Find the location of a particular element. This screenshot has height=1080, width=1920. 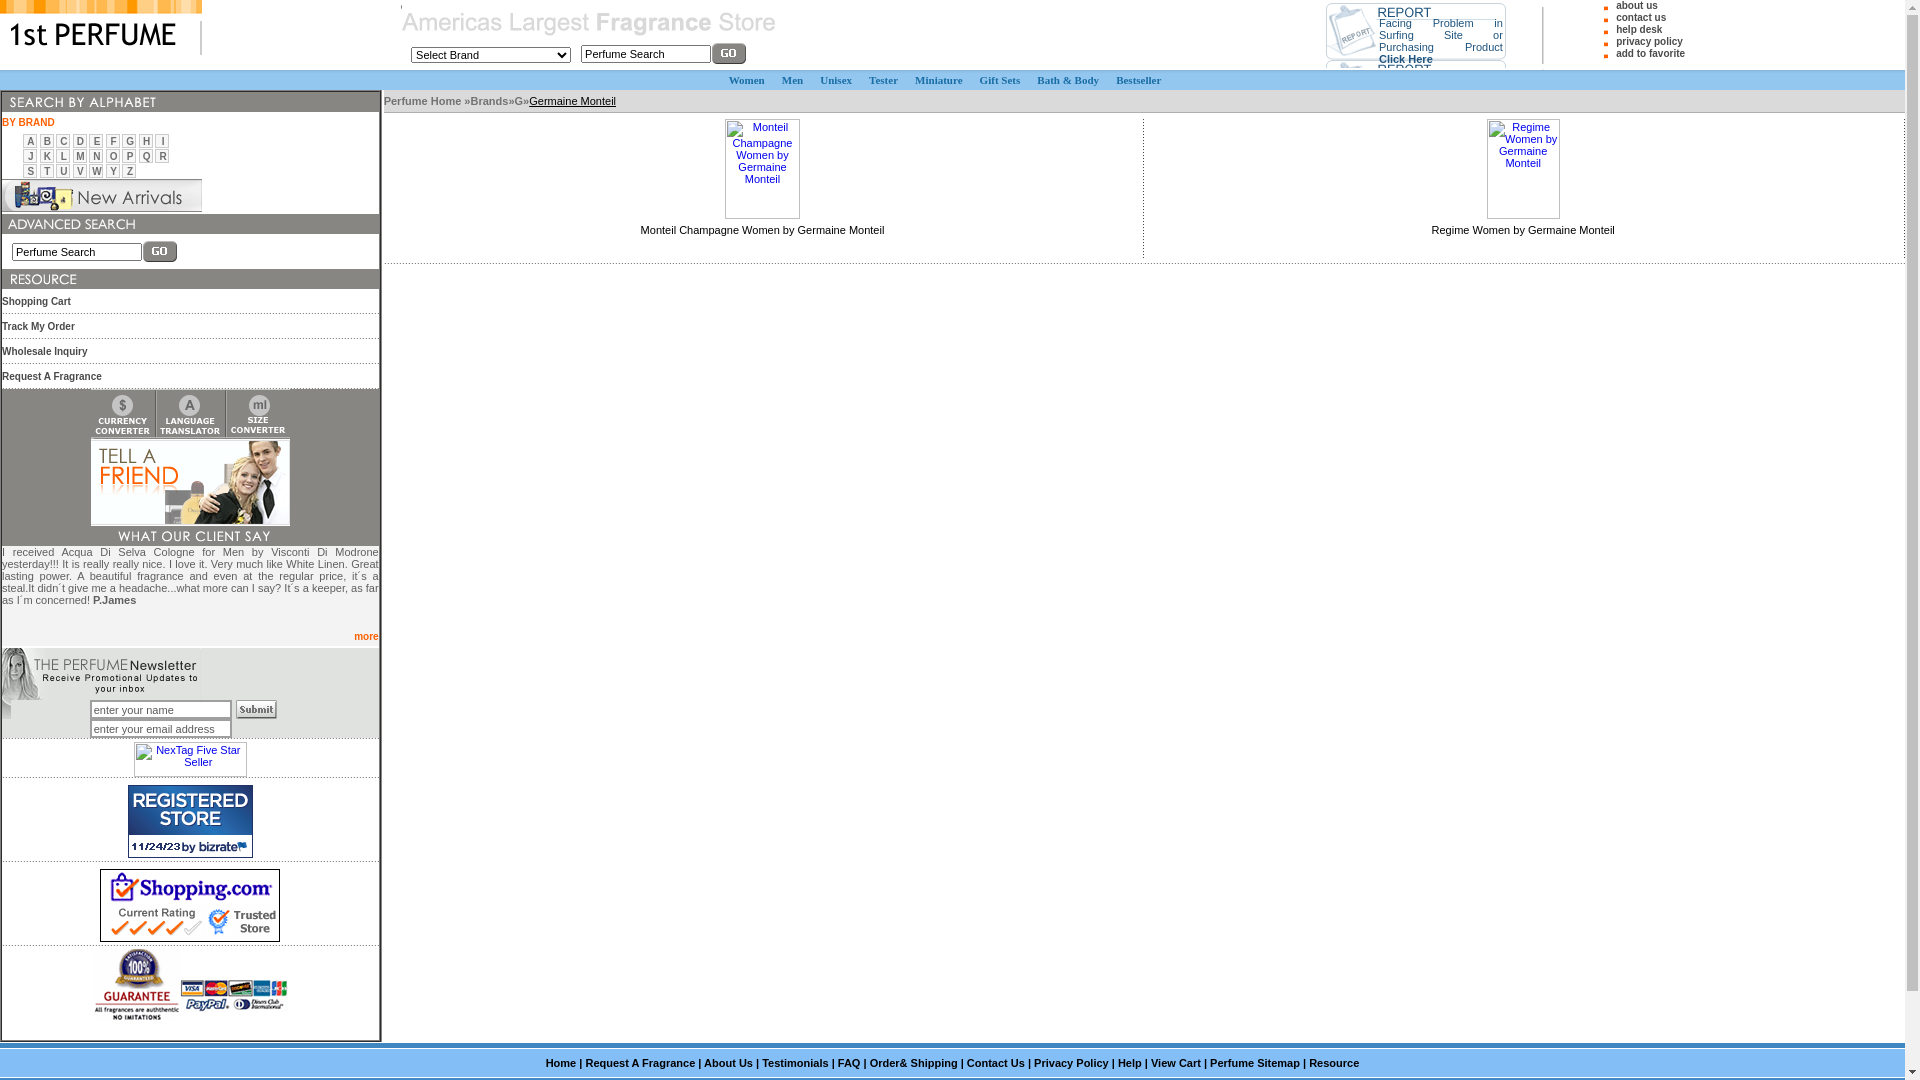

'help desk' is located at coordinates (1638, 29).